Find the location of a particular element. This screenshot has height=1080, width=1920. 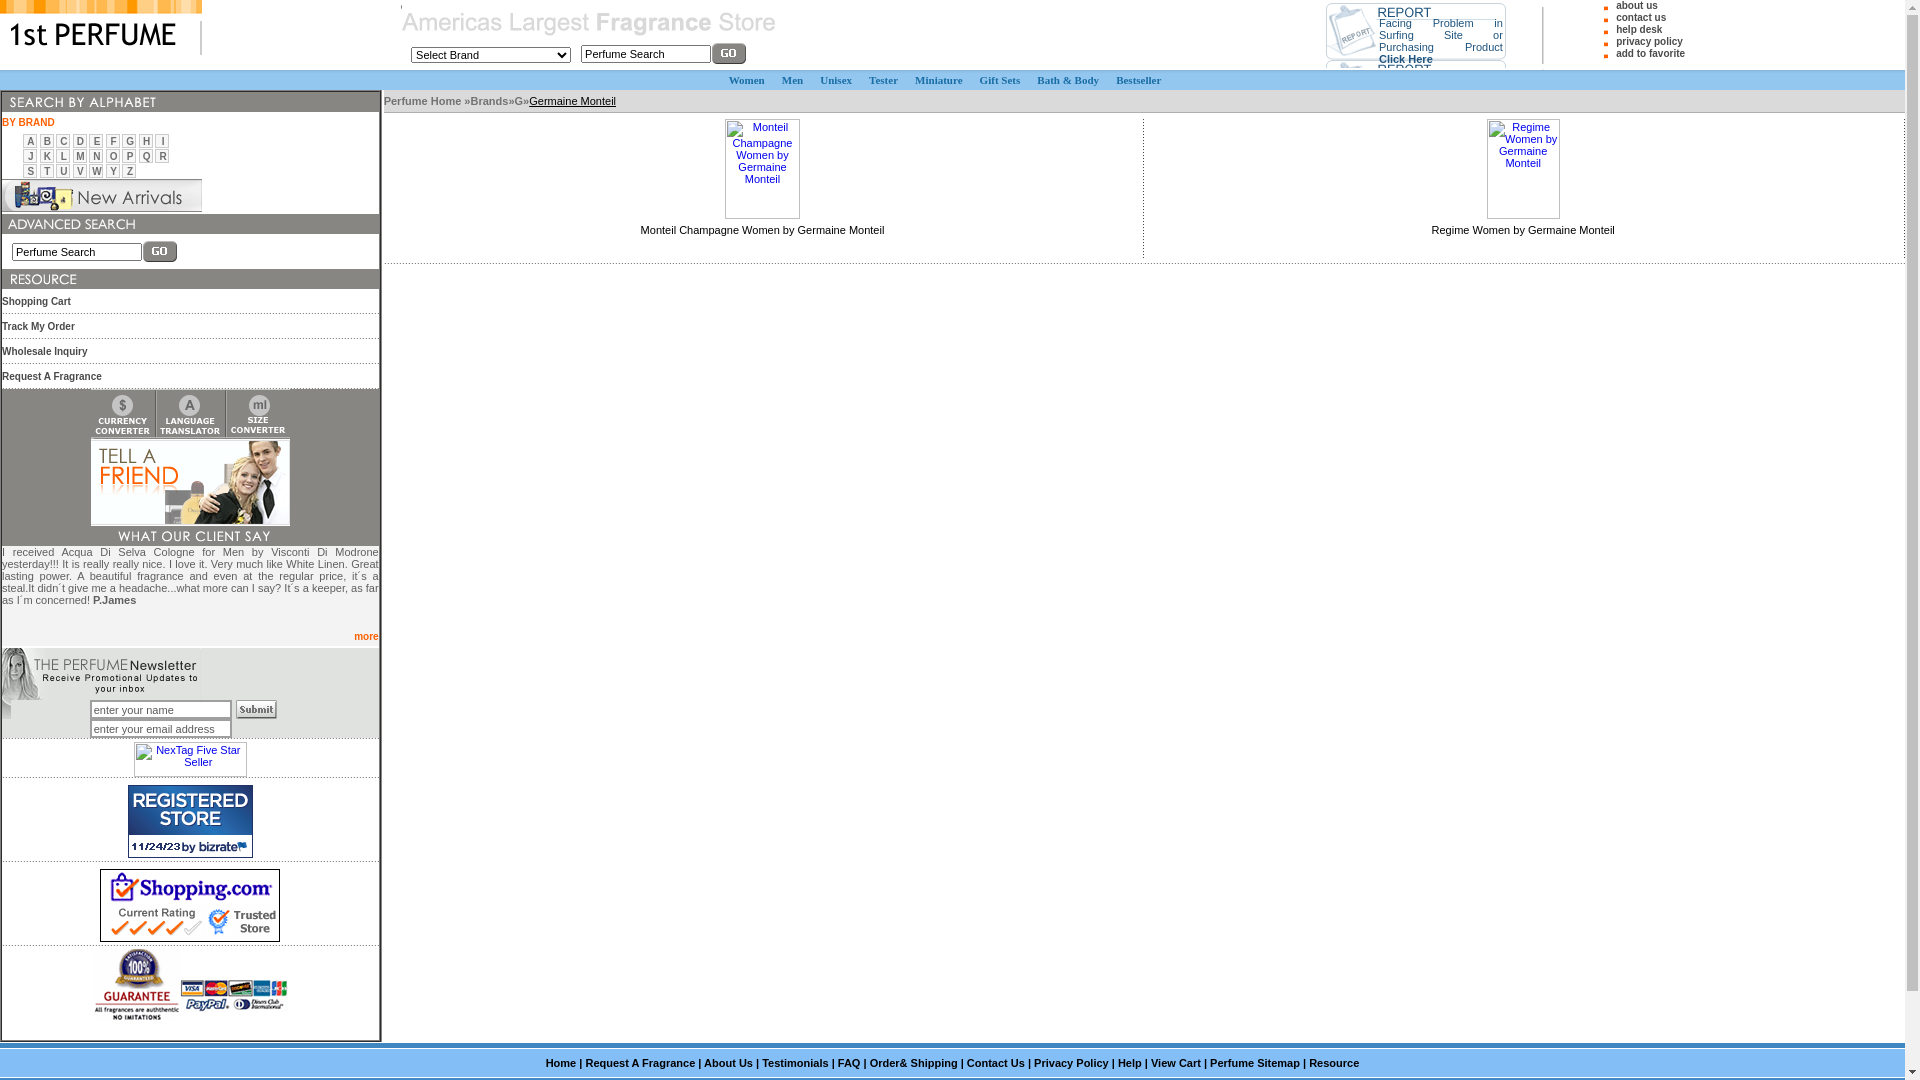

'help desk' is located at coordinates (1638, 29).